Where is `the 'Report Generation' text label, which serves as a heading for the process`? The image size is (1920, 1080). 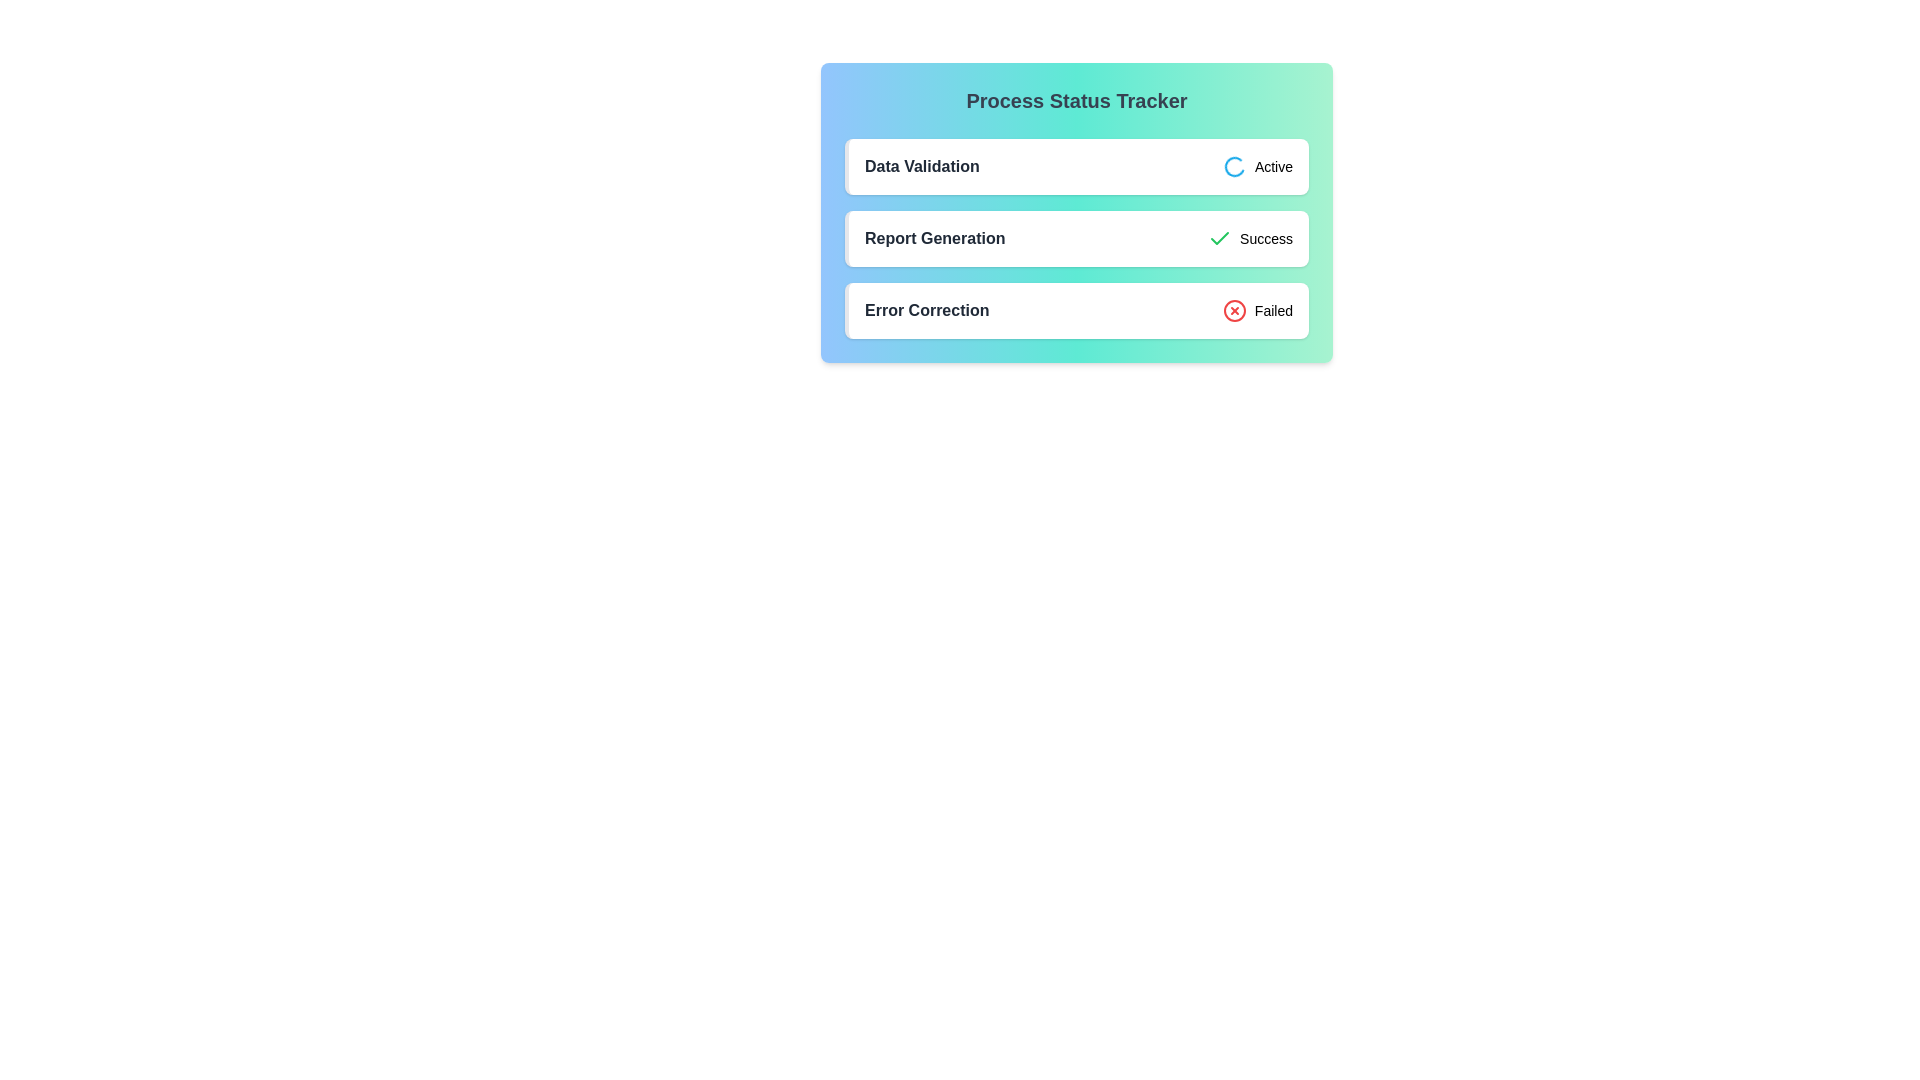 the 'Report Generation' text label, which serves as a heading for the process is located at coordinates (934, 238).